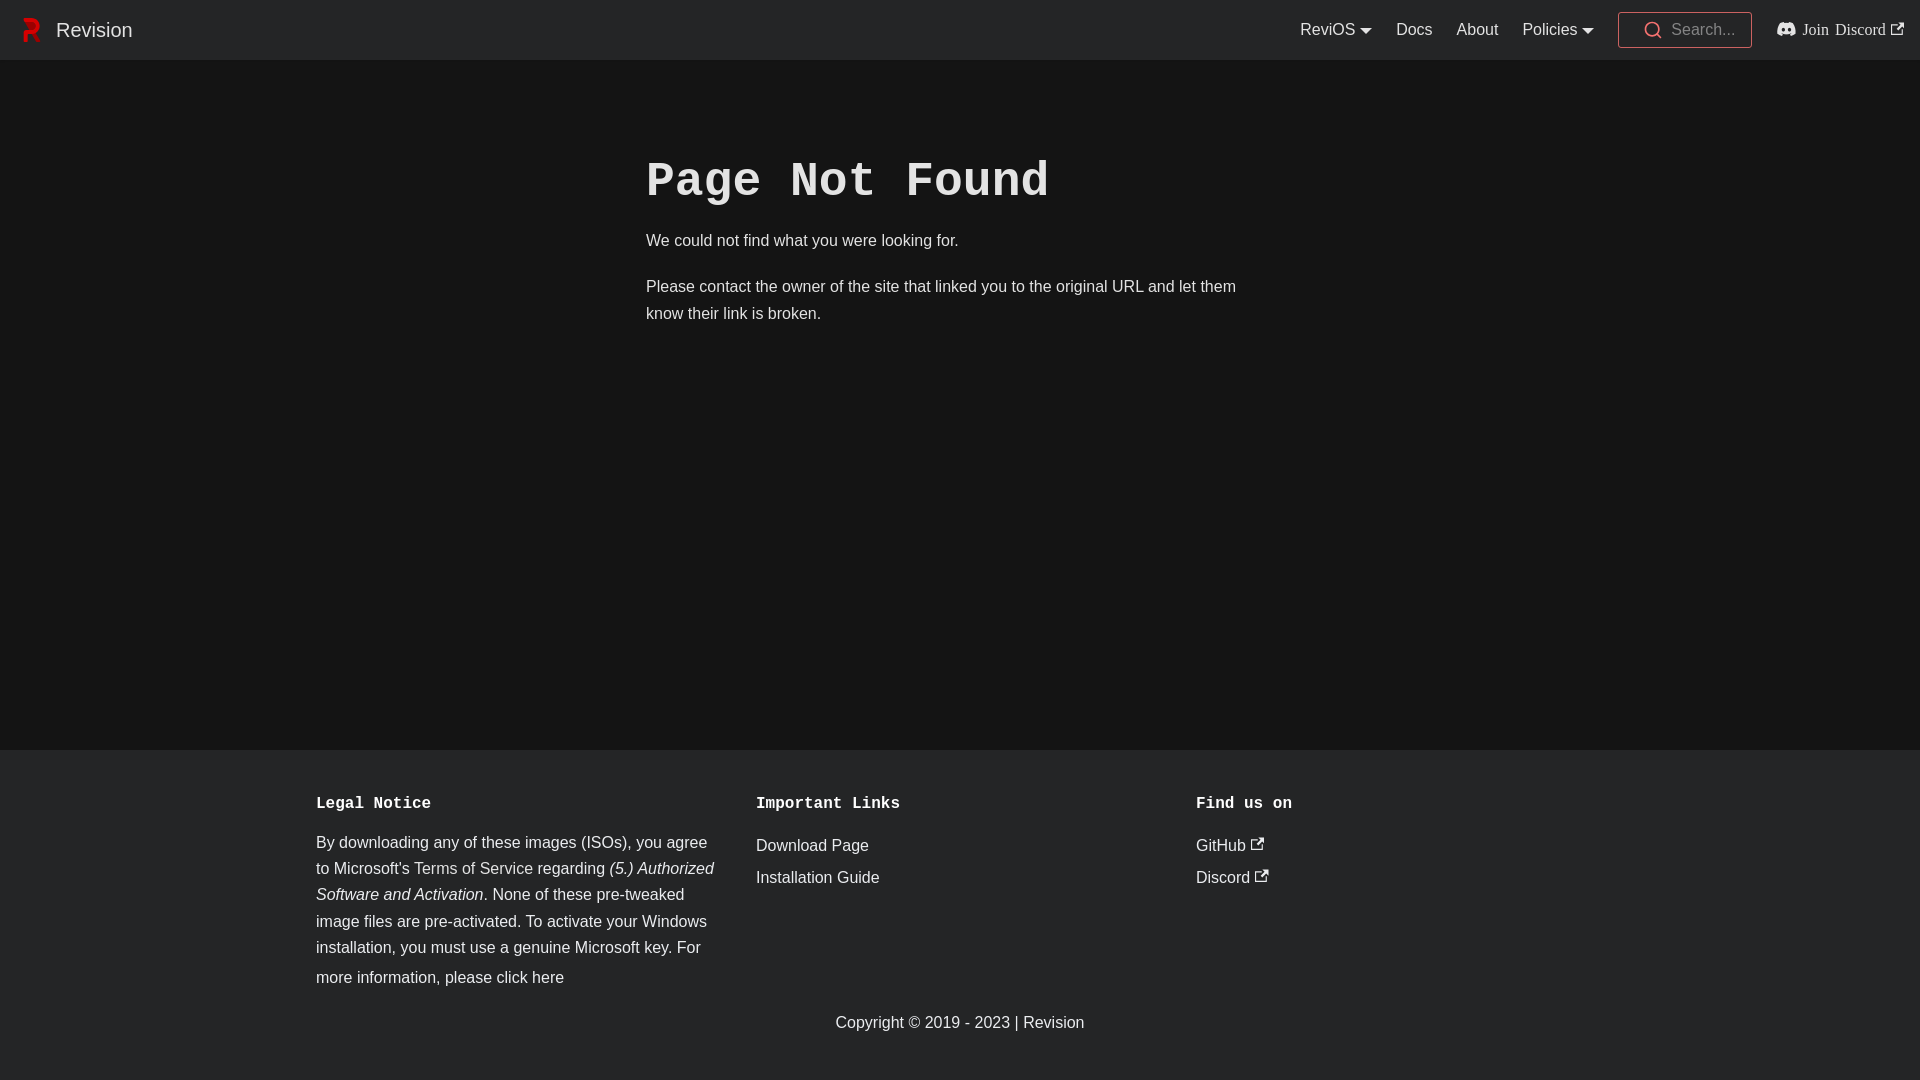 The height and width of the screenshot is (1080, 1920). I want to click on 'Discord', so click(1195, 876).